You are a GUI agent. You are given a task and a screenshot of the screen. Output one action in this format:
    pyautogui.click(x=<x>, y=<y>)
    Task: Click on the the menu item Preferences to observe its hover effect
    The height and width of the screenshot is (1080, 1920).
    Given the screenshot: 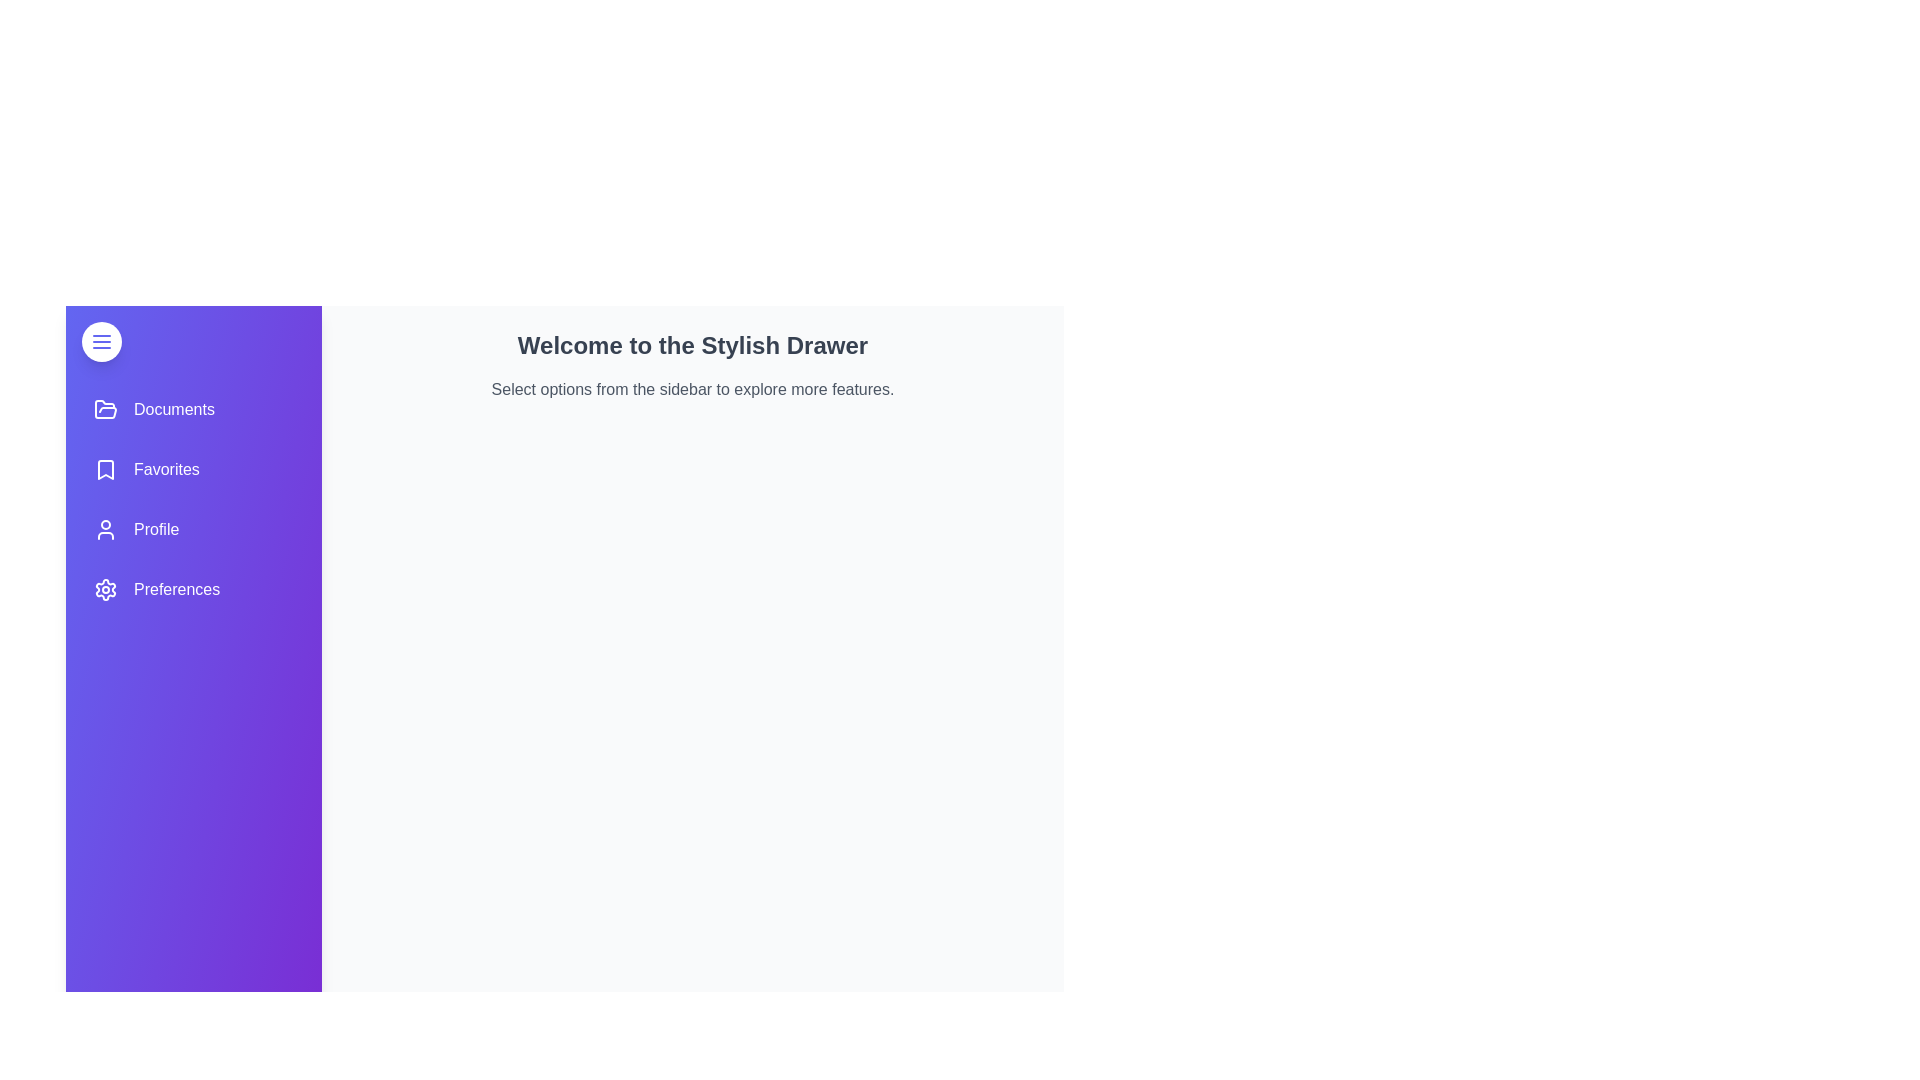 What is the action you would take?
    pyautogui.click(x=193, y=589)
    